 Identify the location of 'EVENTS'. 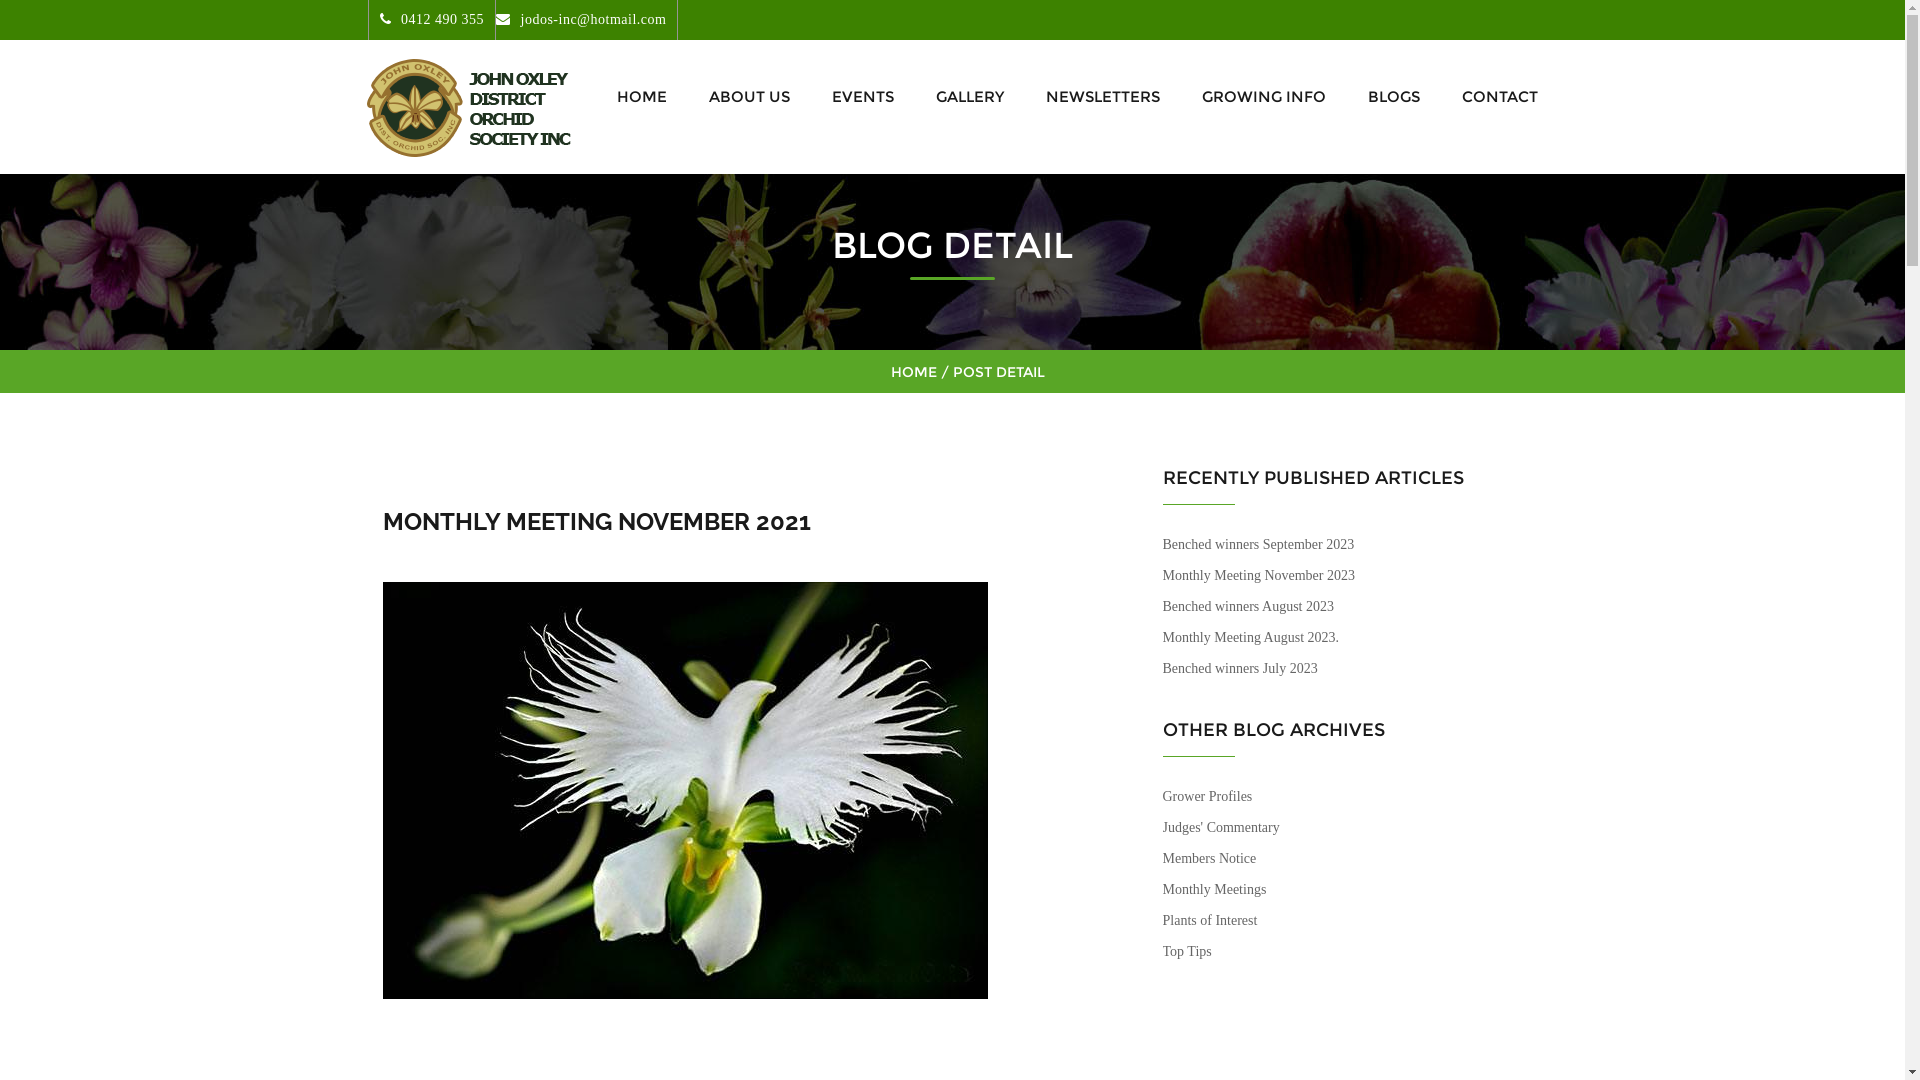
(863, 96).